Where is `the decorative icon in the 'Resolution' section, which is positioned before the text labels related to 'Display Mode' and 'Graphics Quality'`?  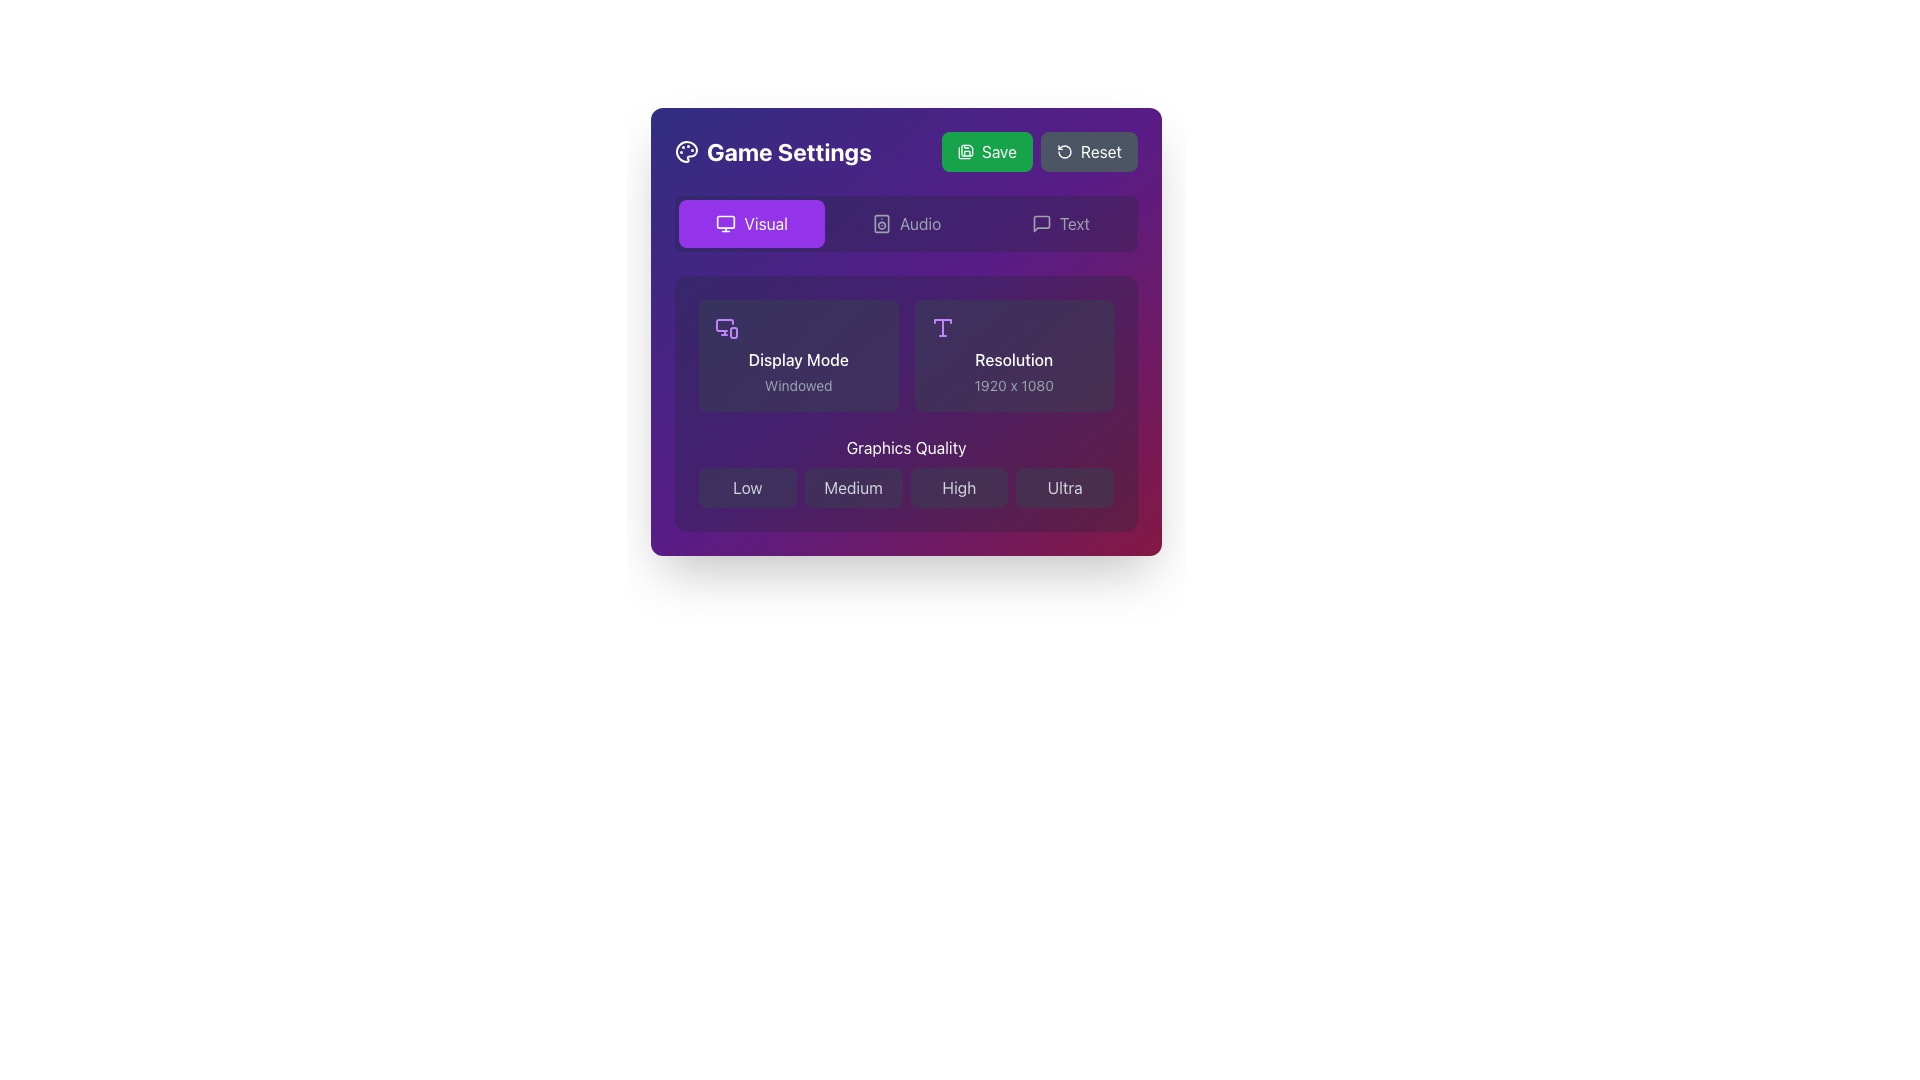 the decorative icon in the 'Resolution' section, which is positioned before the text labels related to 'Display Mode' and 'Graphics Quality' is located at coordinates (941, 326).